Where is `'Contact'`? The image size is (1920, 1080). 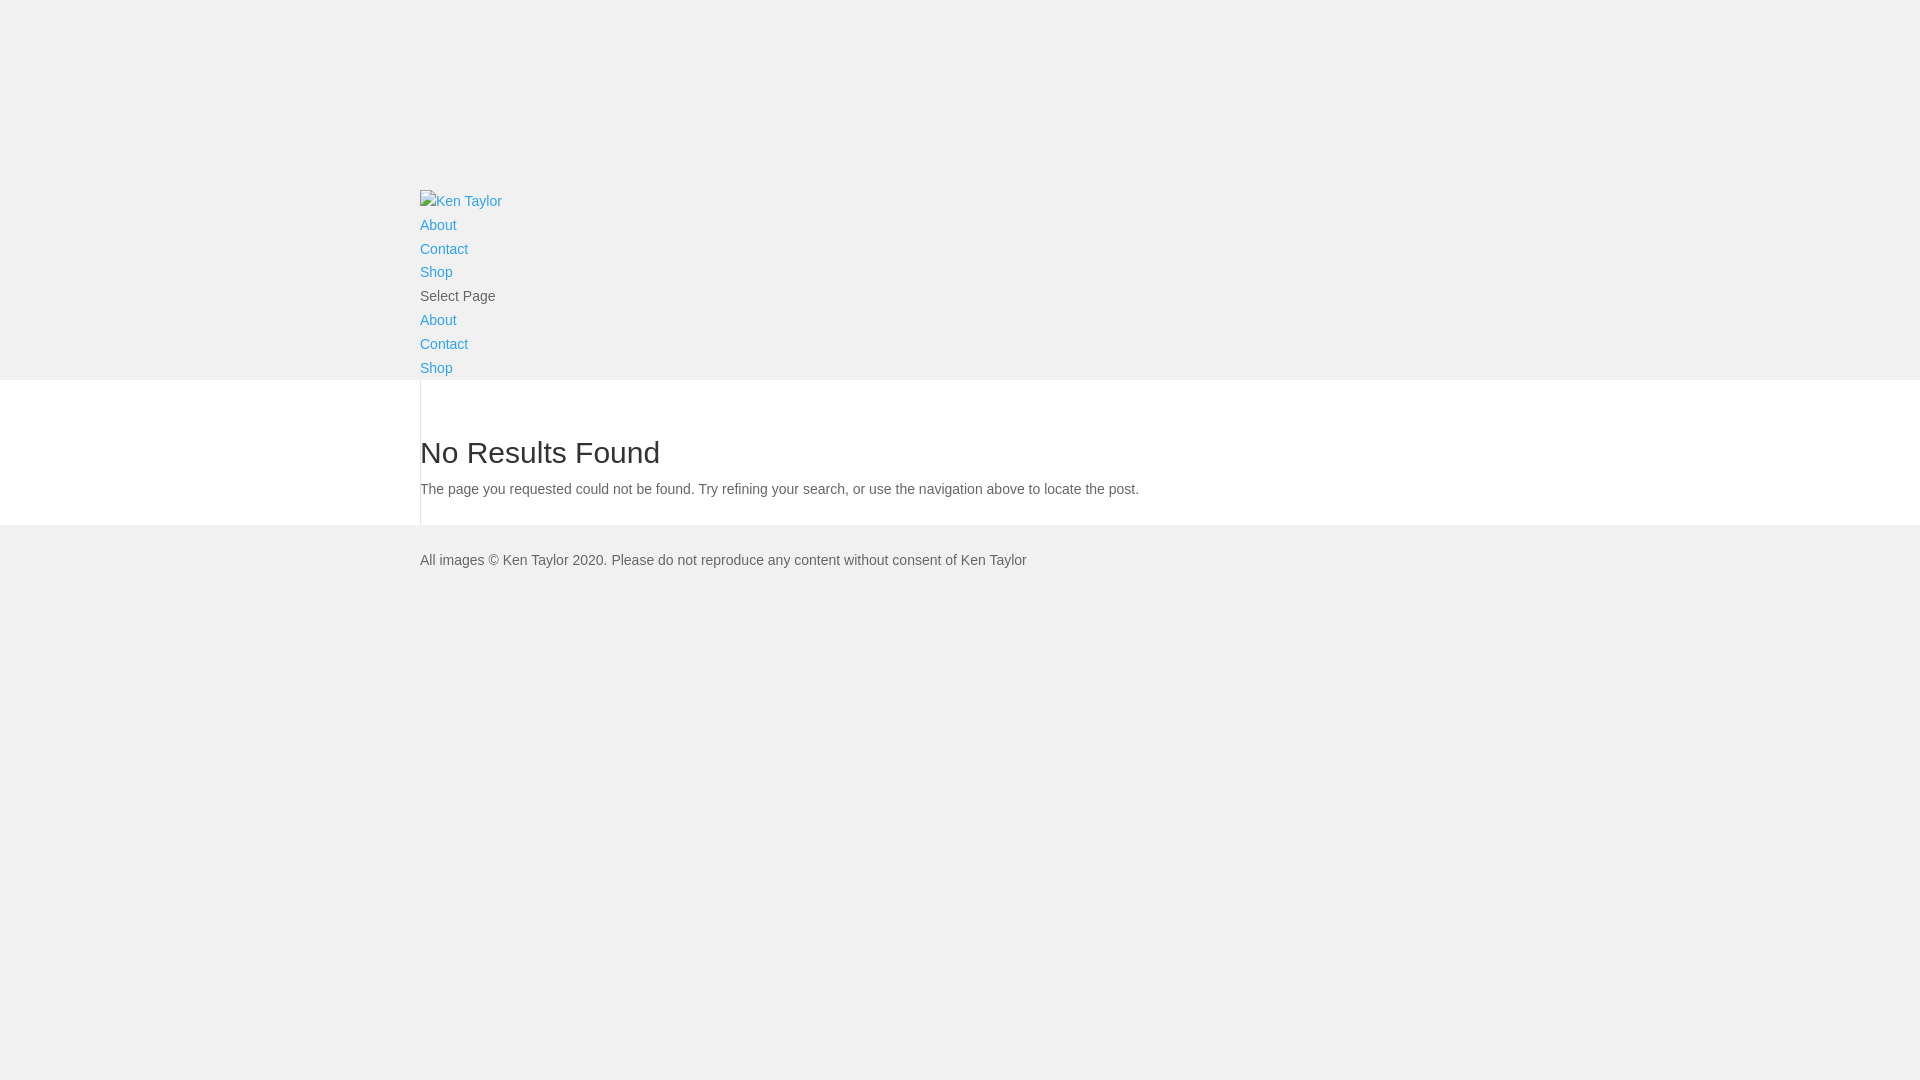
'Contact' is located at coordinates (443, 248).